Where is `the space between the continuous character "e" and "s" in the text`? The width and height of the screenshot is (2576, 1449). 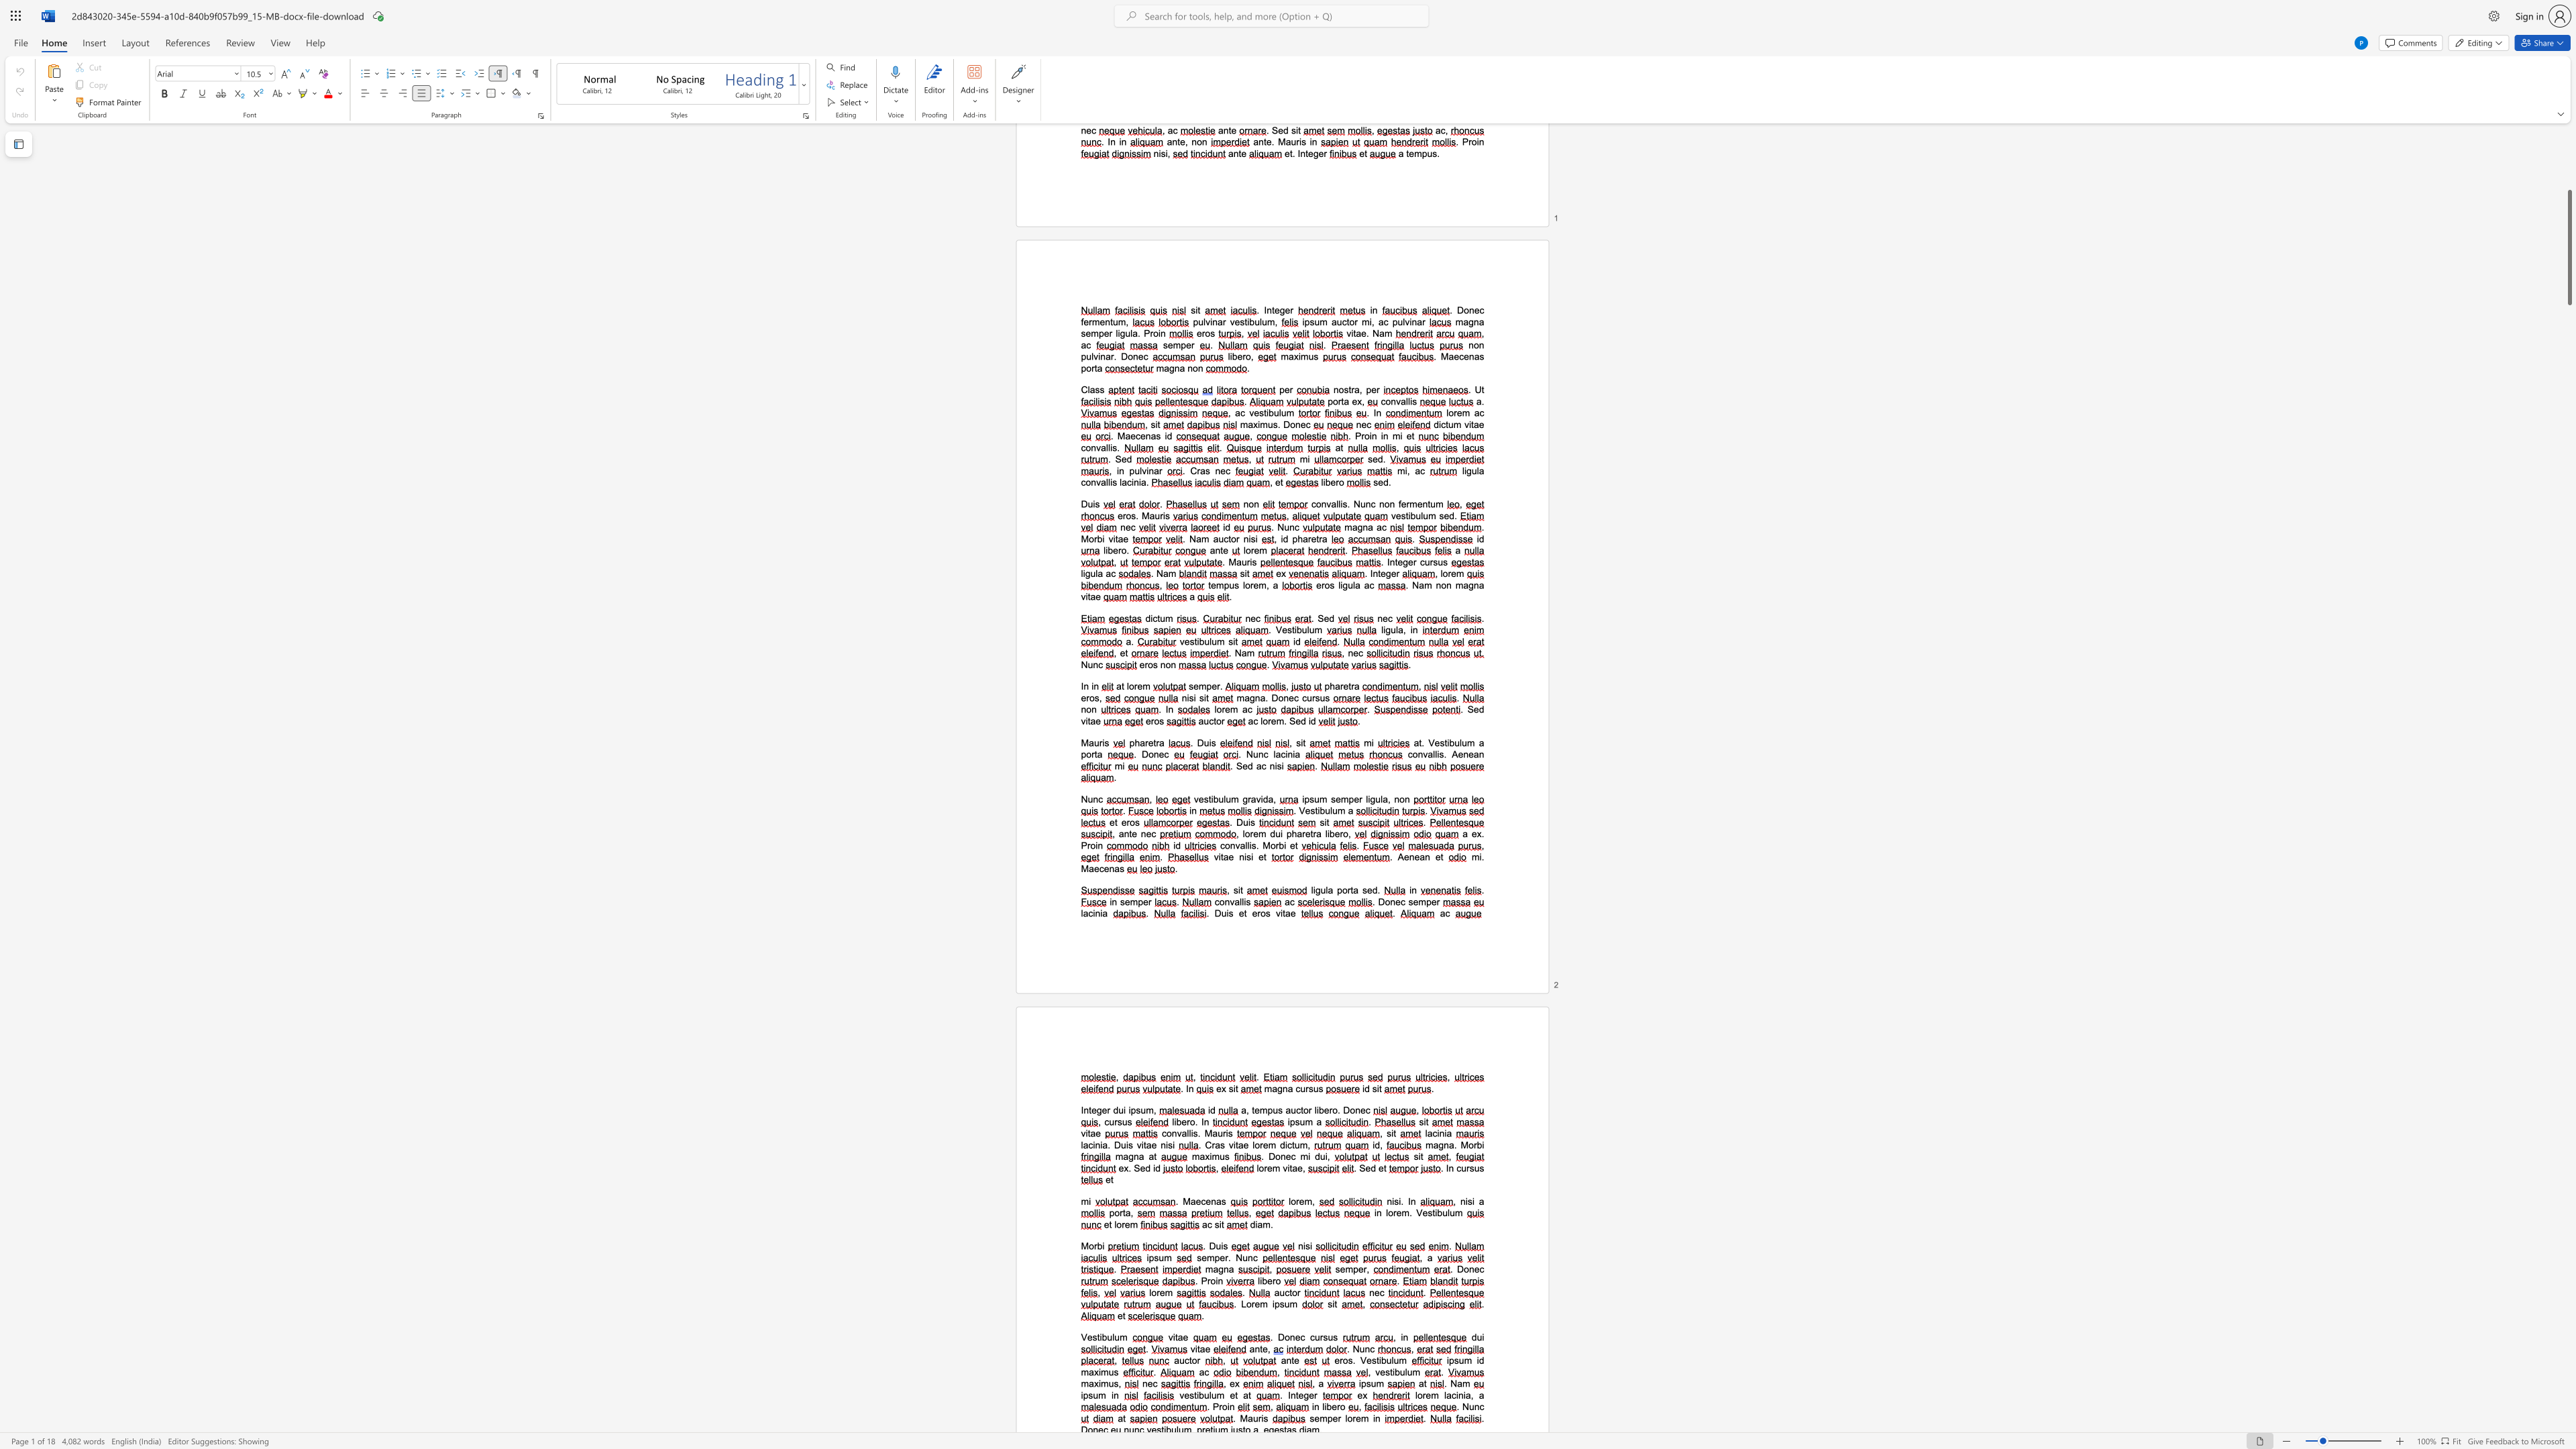 the space between the continuous character "e" and "s" in the text is located at coordinates (1427, 1212).